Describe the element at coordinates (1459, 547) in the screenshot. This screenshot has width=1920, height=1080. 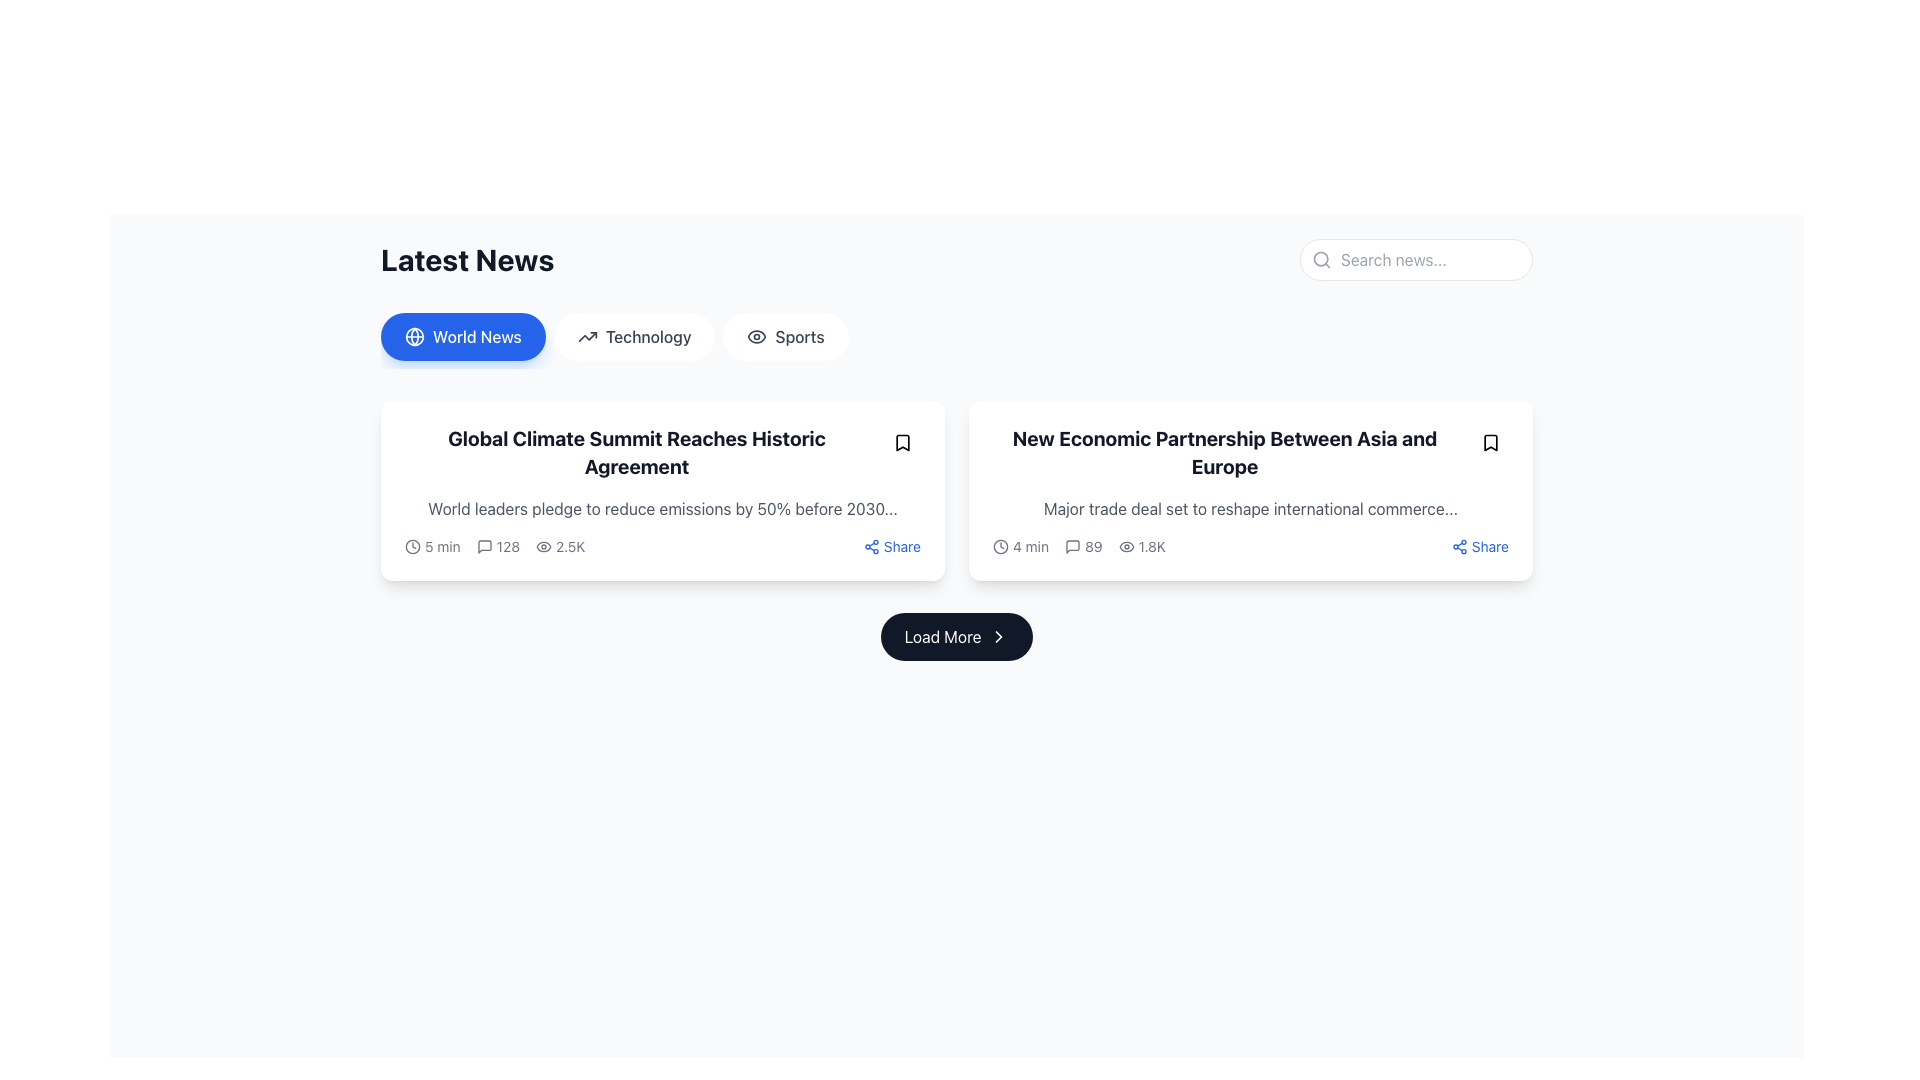
I see `the small, circular share icon resembling a three-node network graph located in the bottom-right corner of the second article card, positioned left of the 'Share' label` at that location.